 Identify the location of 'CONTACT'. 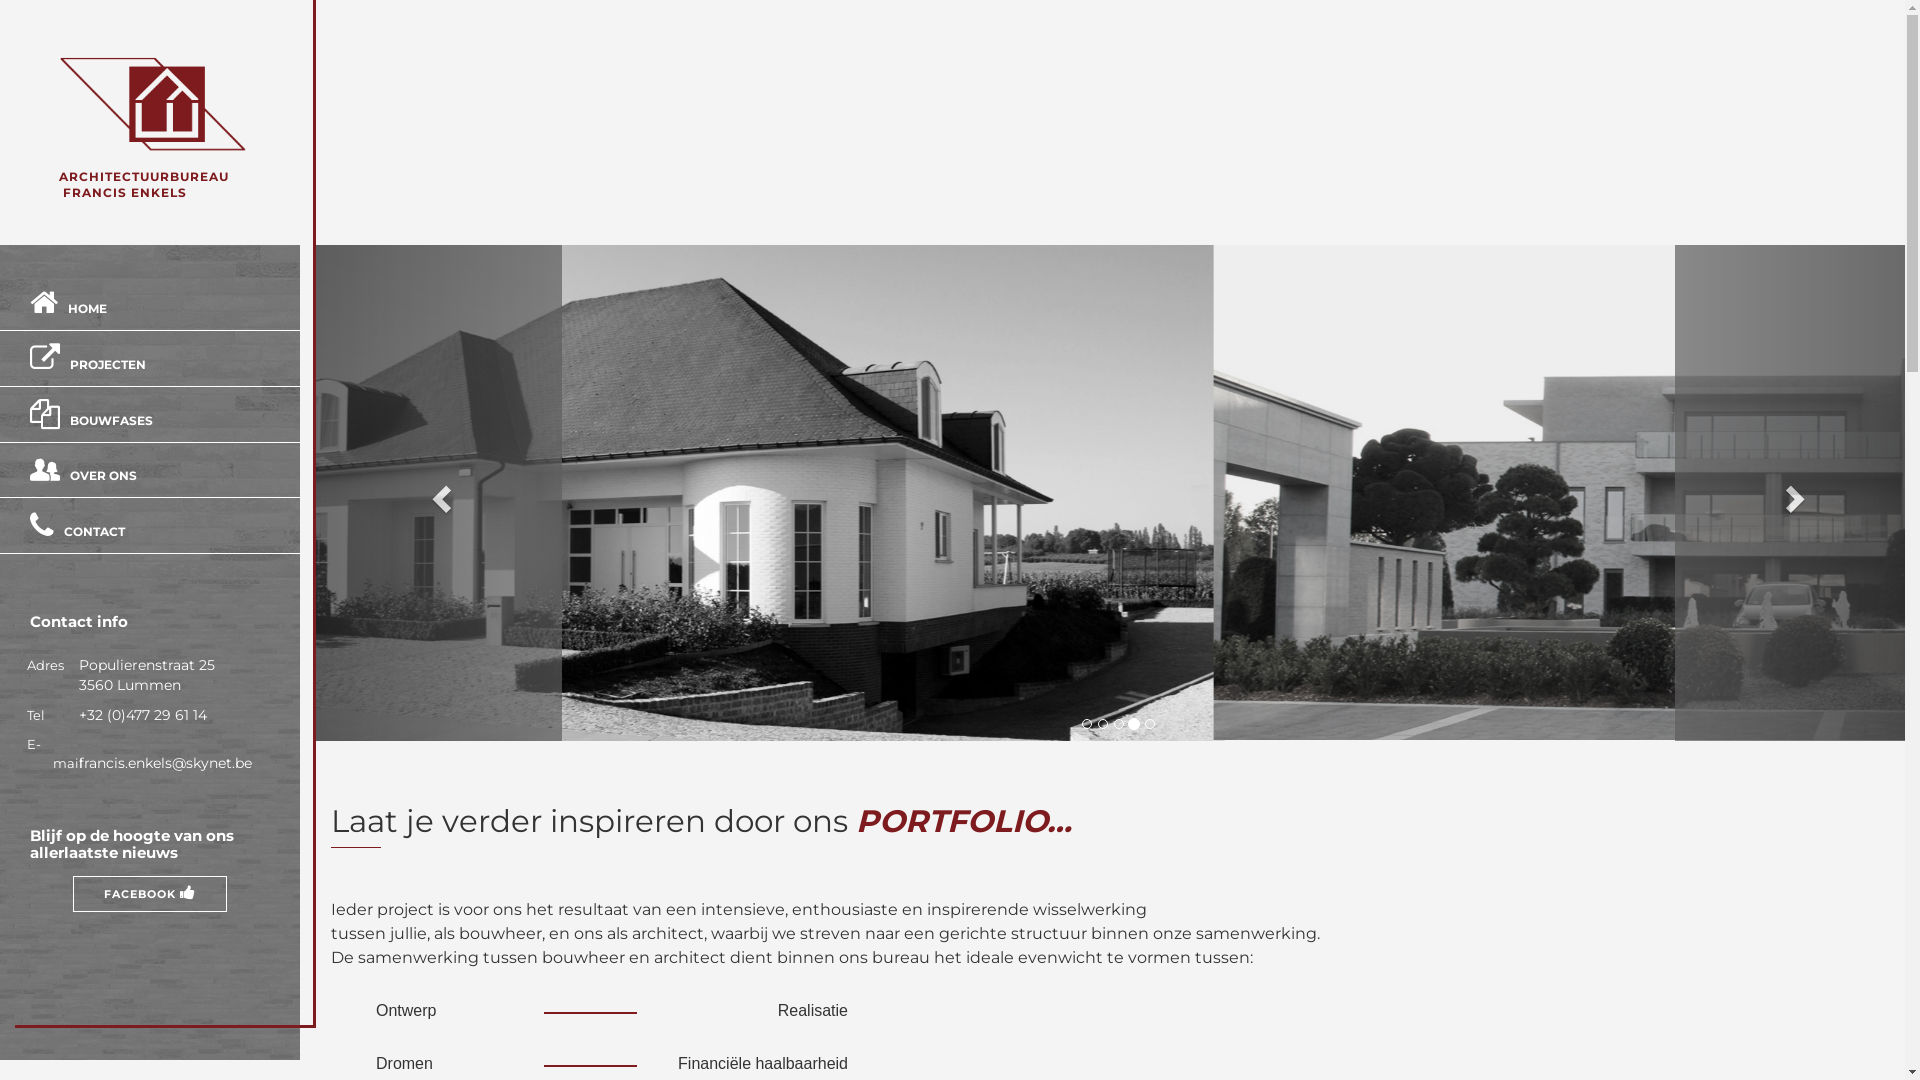
(93, 530).